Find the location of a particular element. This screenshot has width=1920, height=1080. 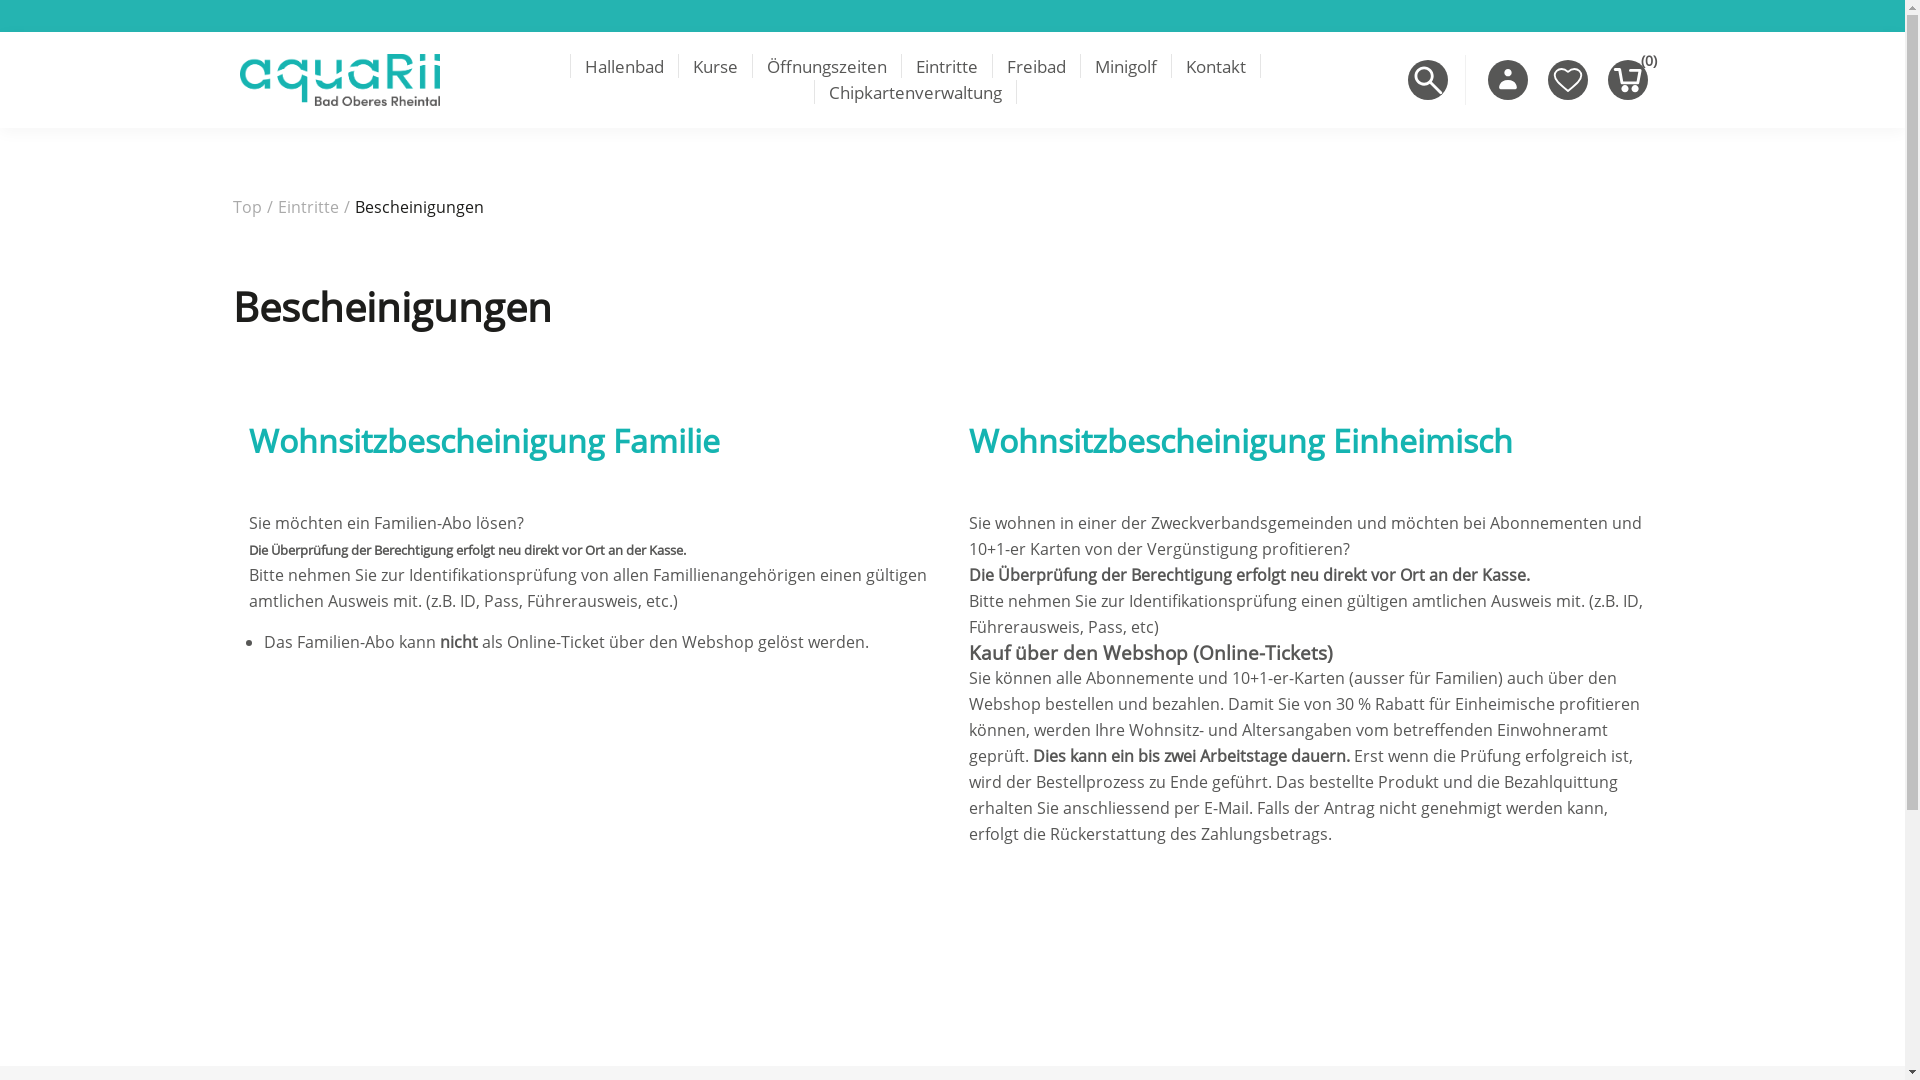

'Kurse' is located at coordinates (677, 65).